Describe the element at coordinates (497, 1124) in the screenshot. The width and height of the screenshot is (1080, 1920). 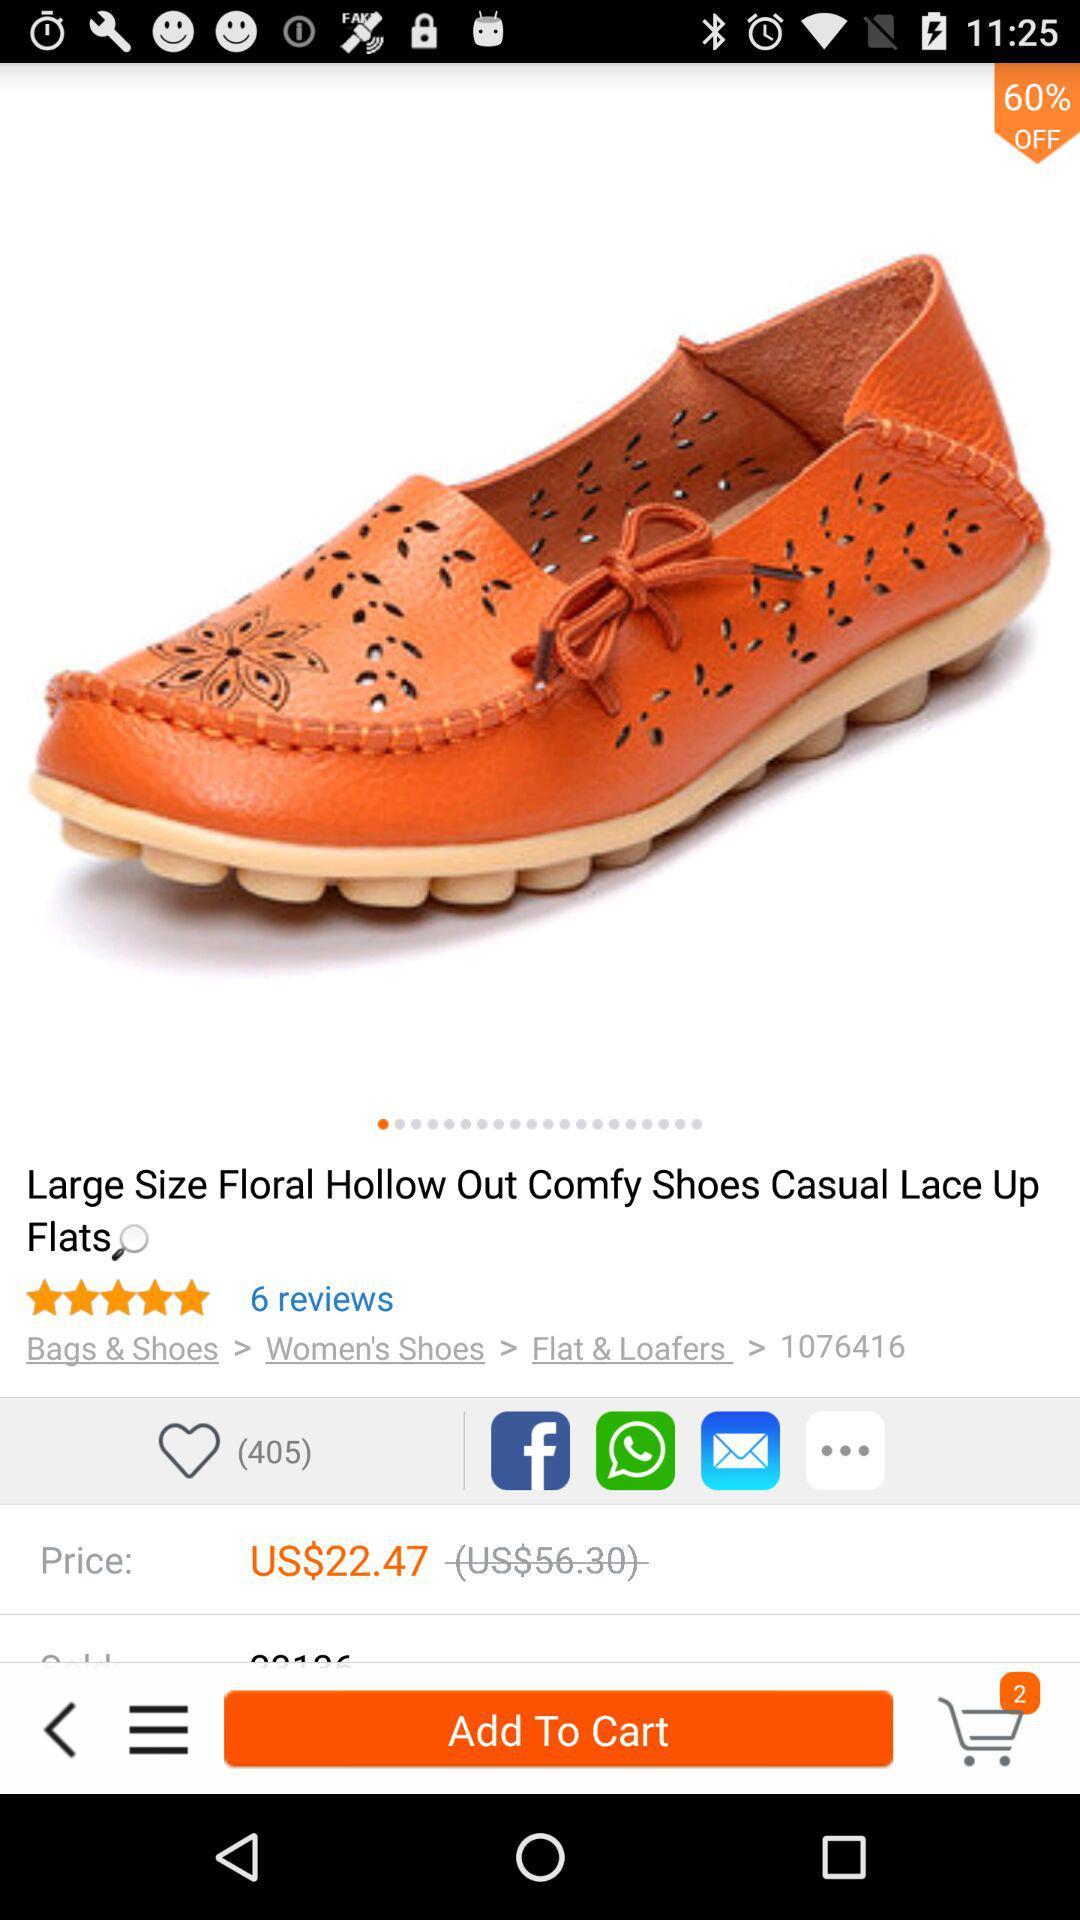
I see `the eighth image` at that location.